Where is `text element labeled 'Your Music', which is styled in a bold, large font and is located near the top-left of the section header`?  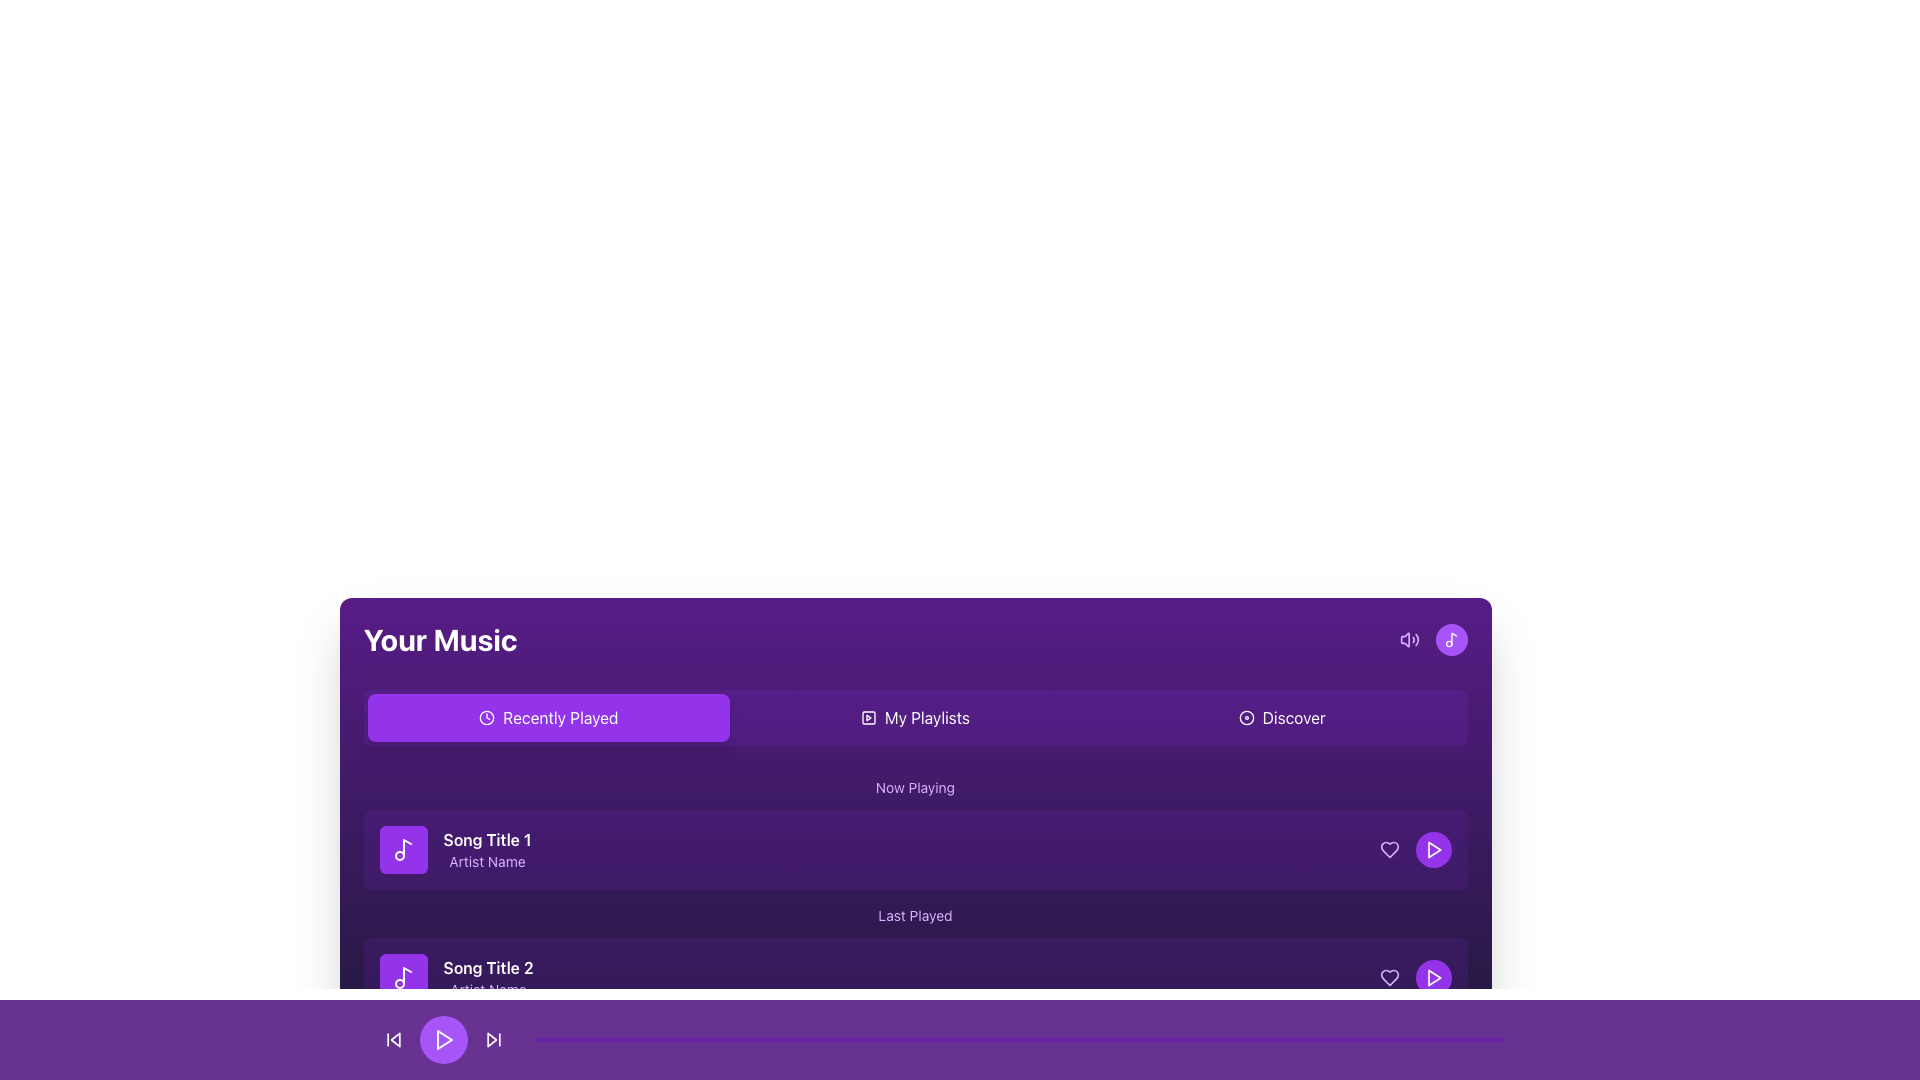
text element labeled 'Your Music', which is styled in a bold, large font and is located near the top-left of the section header is located at coordinates (439, 640).